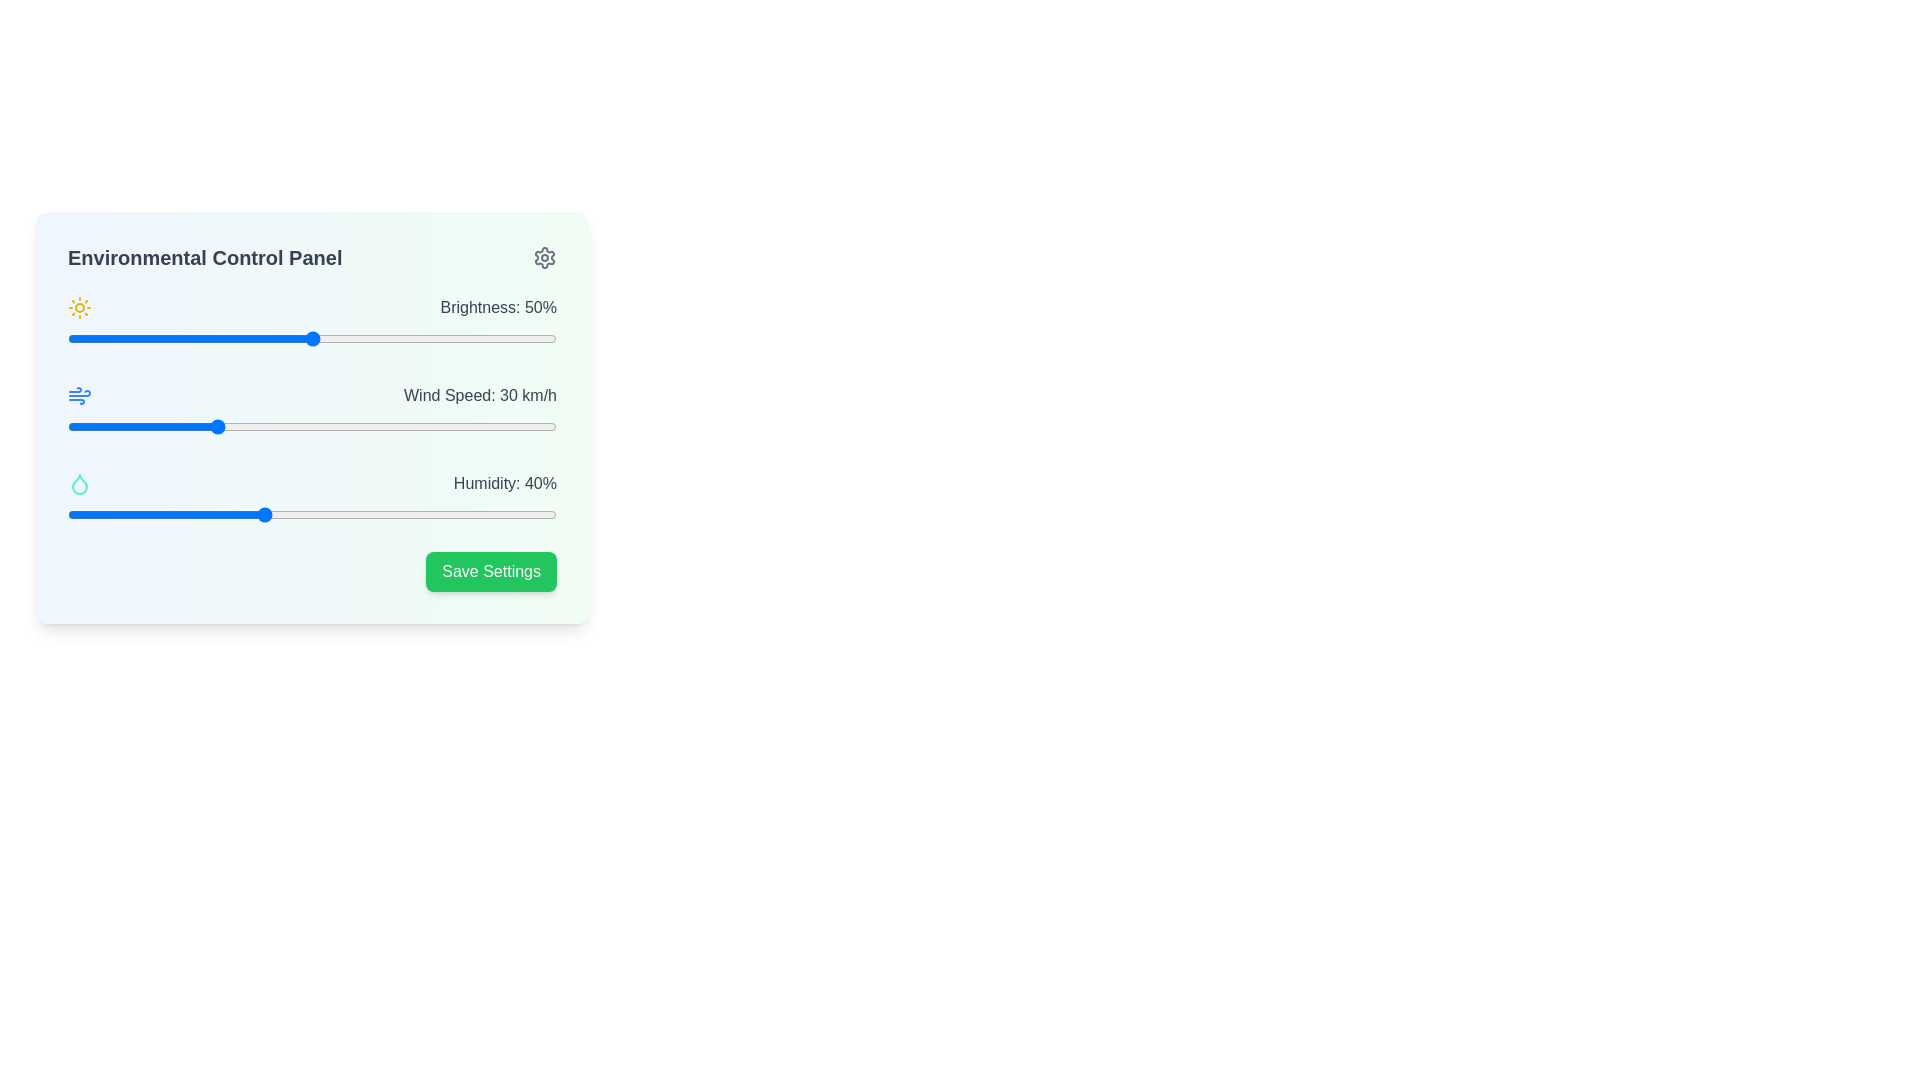 The width and height of the screenshot is (1920, 1080). Describe the element at coordinates (351, 338) in the screenshot. I see `the slider value` at that location.